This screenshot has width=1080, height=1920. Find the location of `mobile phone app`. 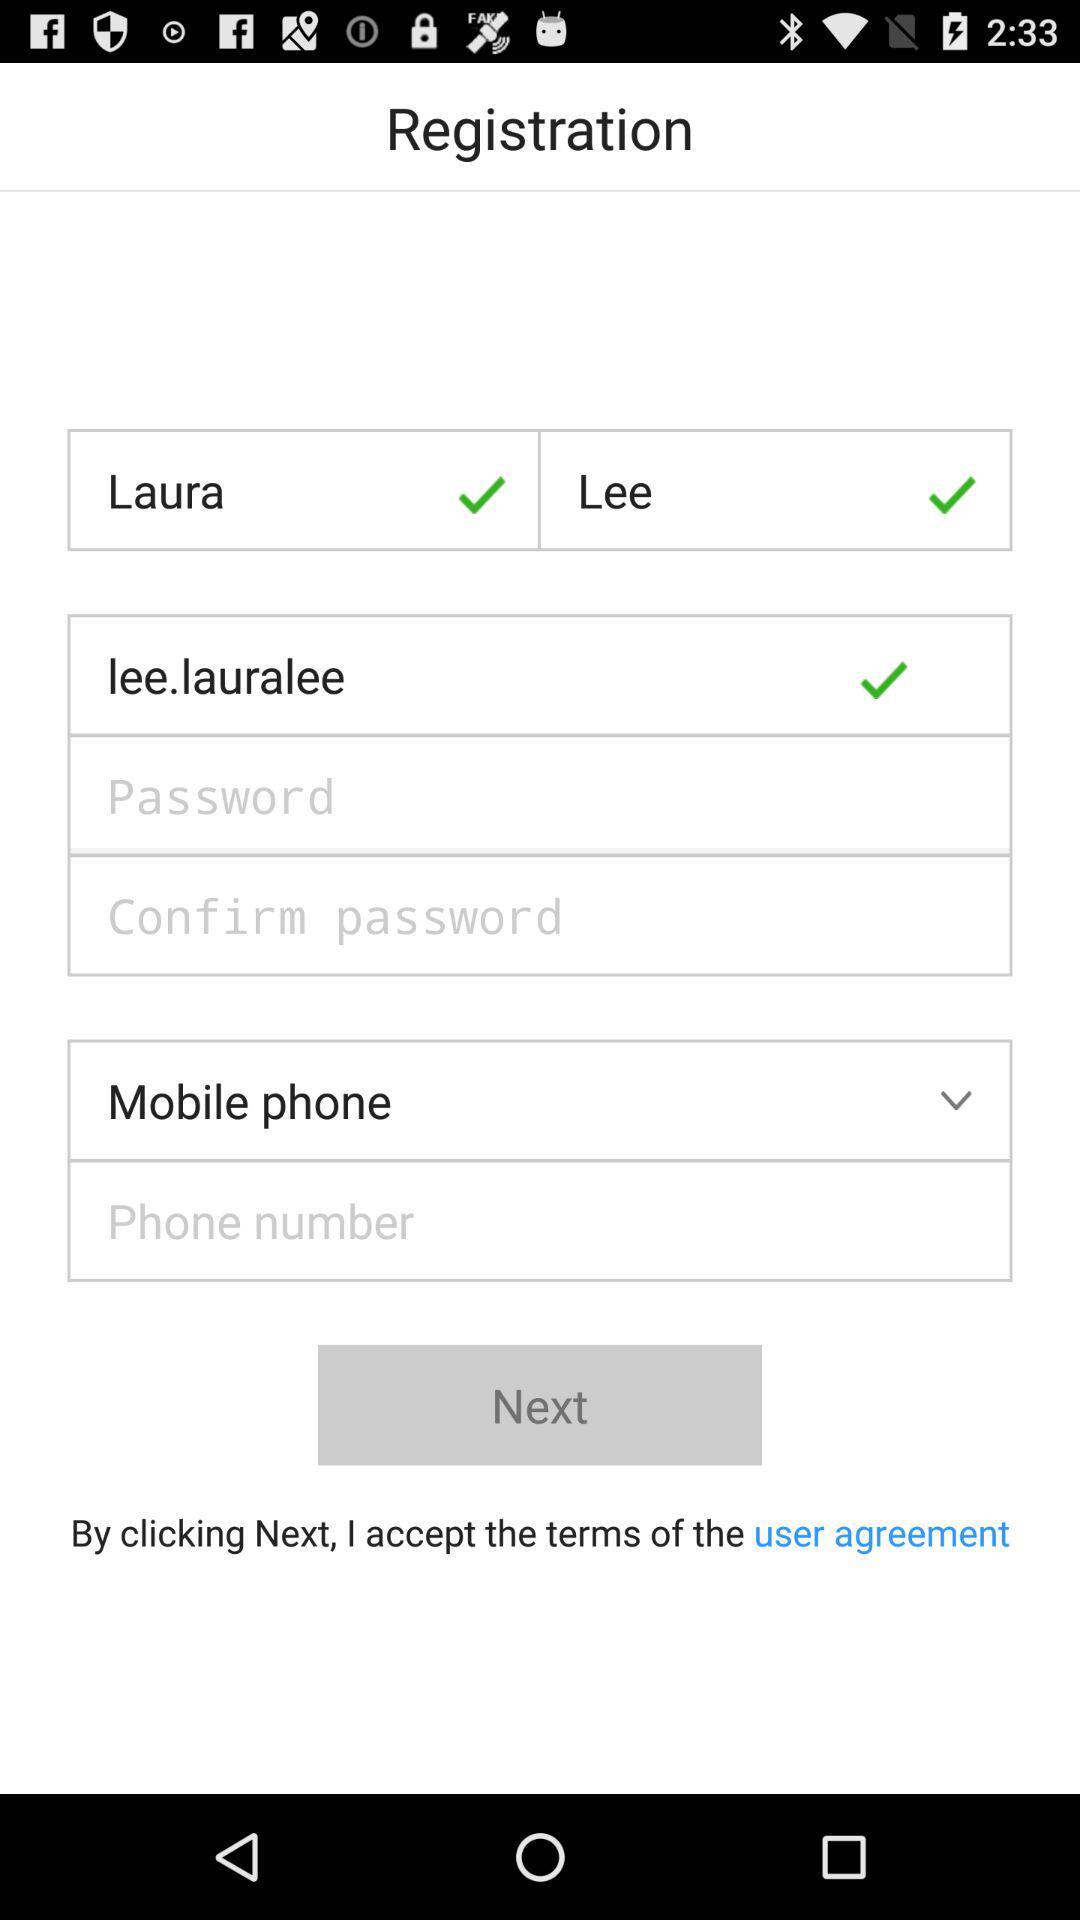

mobile phone app is located at coordinates (540, 1099).